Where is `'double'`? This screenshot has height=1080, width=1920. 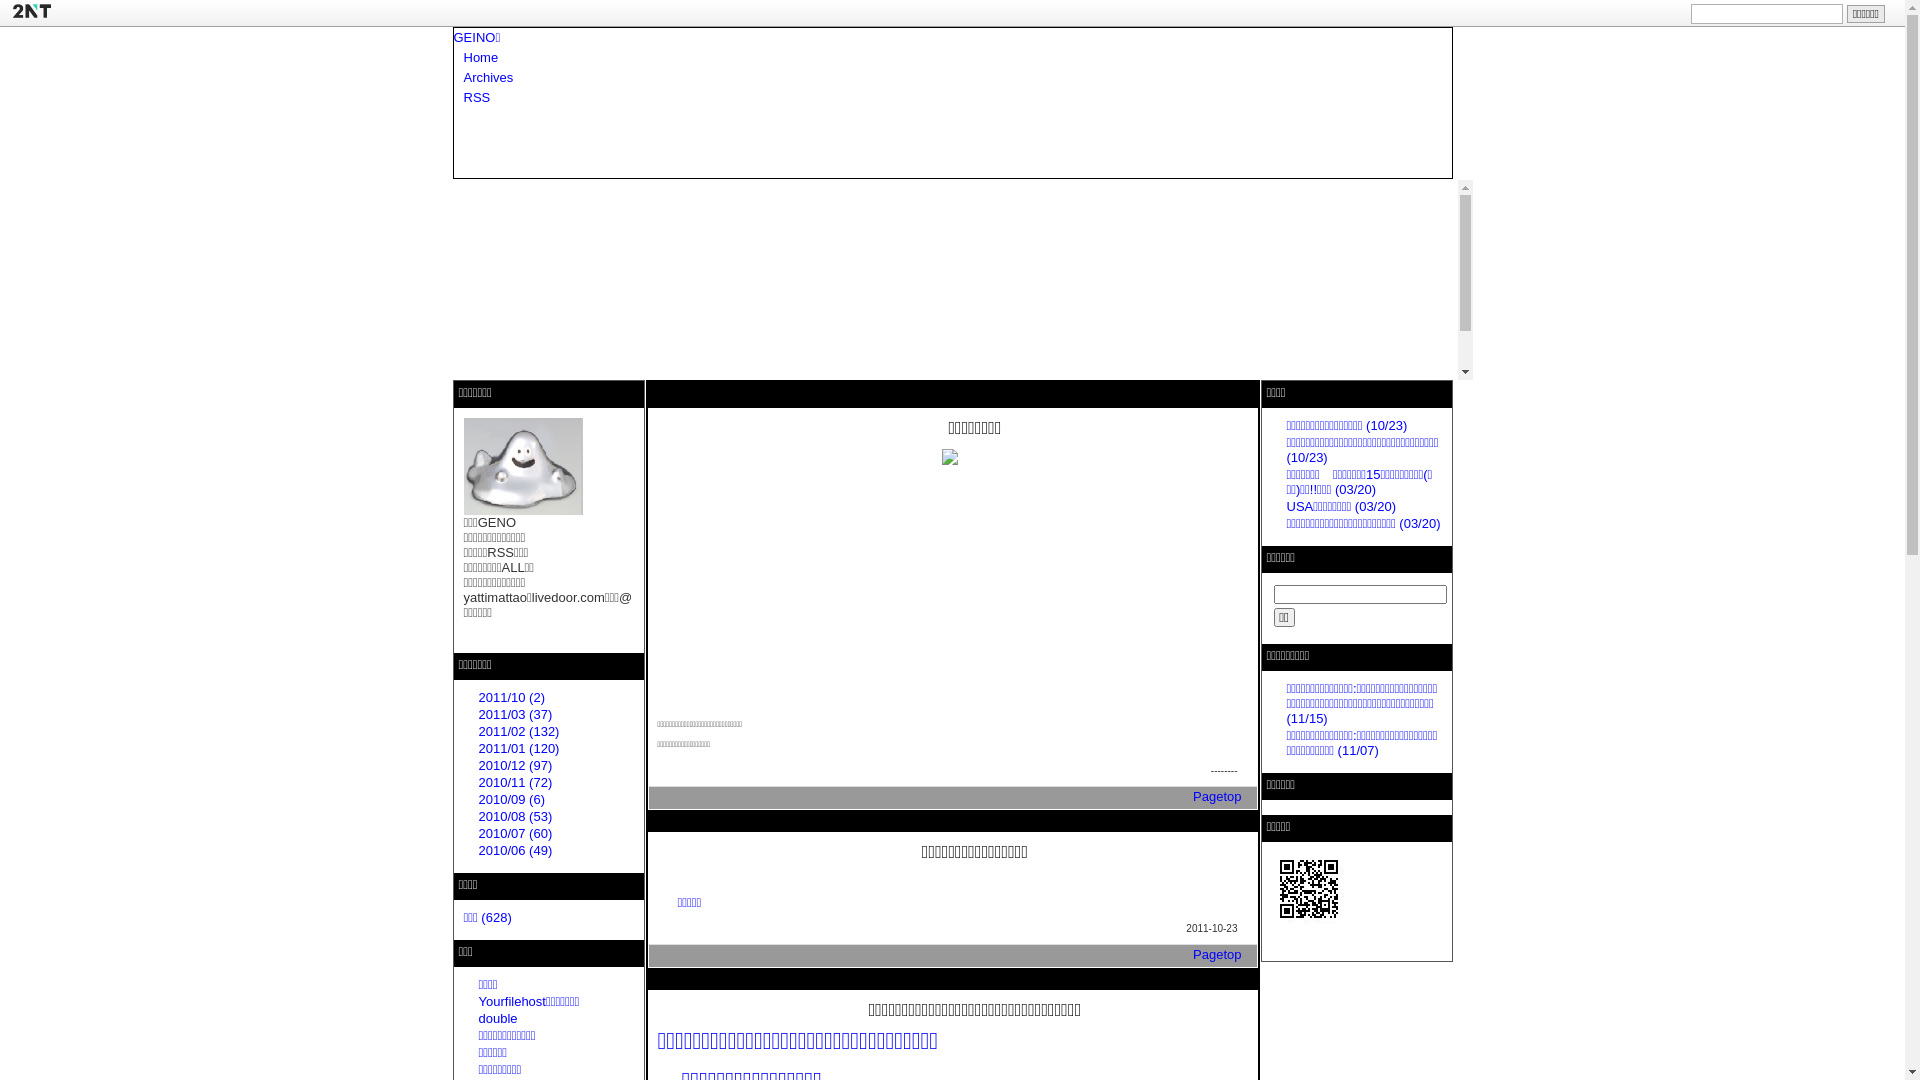 'double' is located at coordinates (497, 1018).